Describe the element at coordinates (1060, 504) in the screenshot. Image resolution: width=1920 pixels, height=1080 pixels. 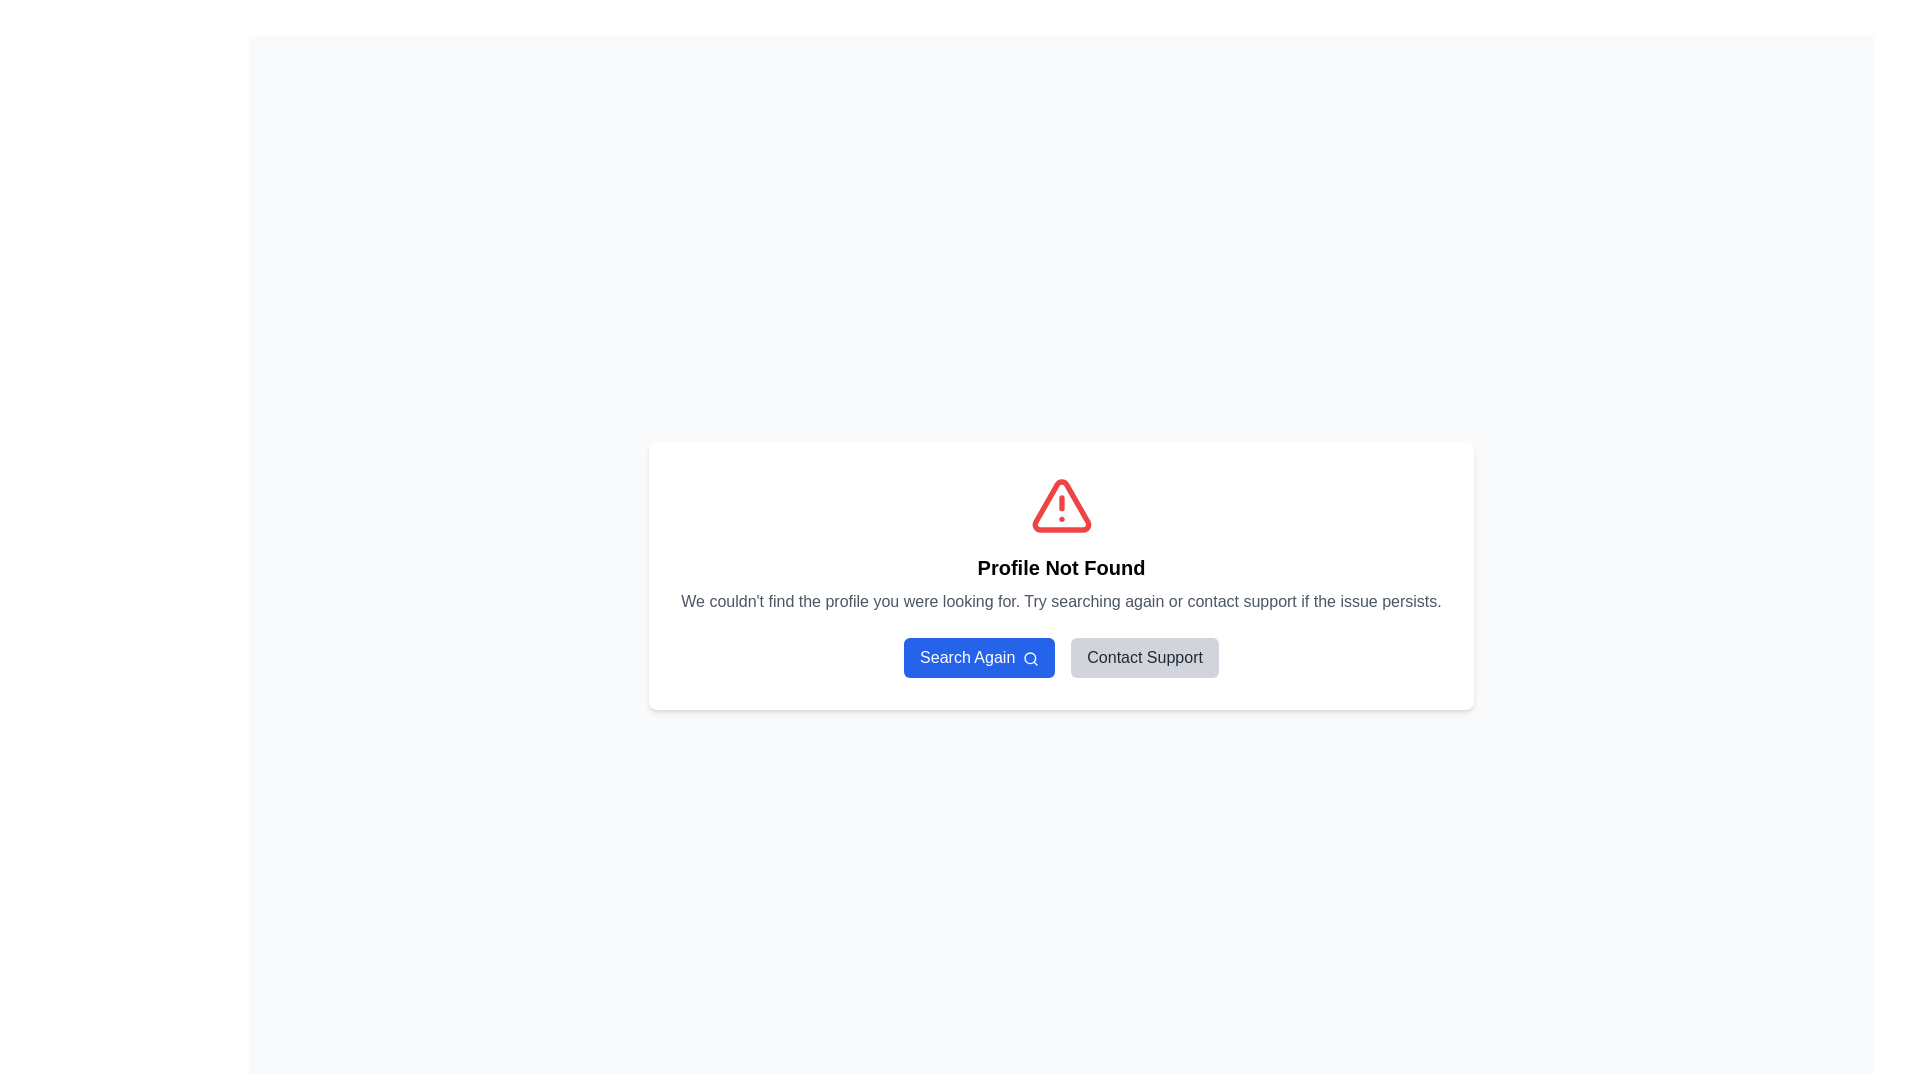
I see `the alert icon located at the top of the central white card interface, which is centered above the 'Profile Not Found' title` at that location.